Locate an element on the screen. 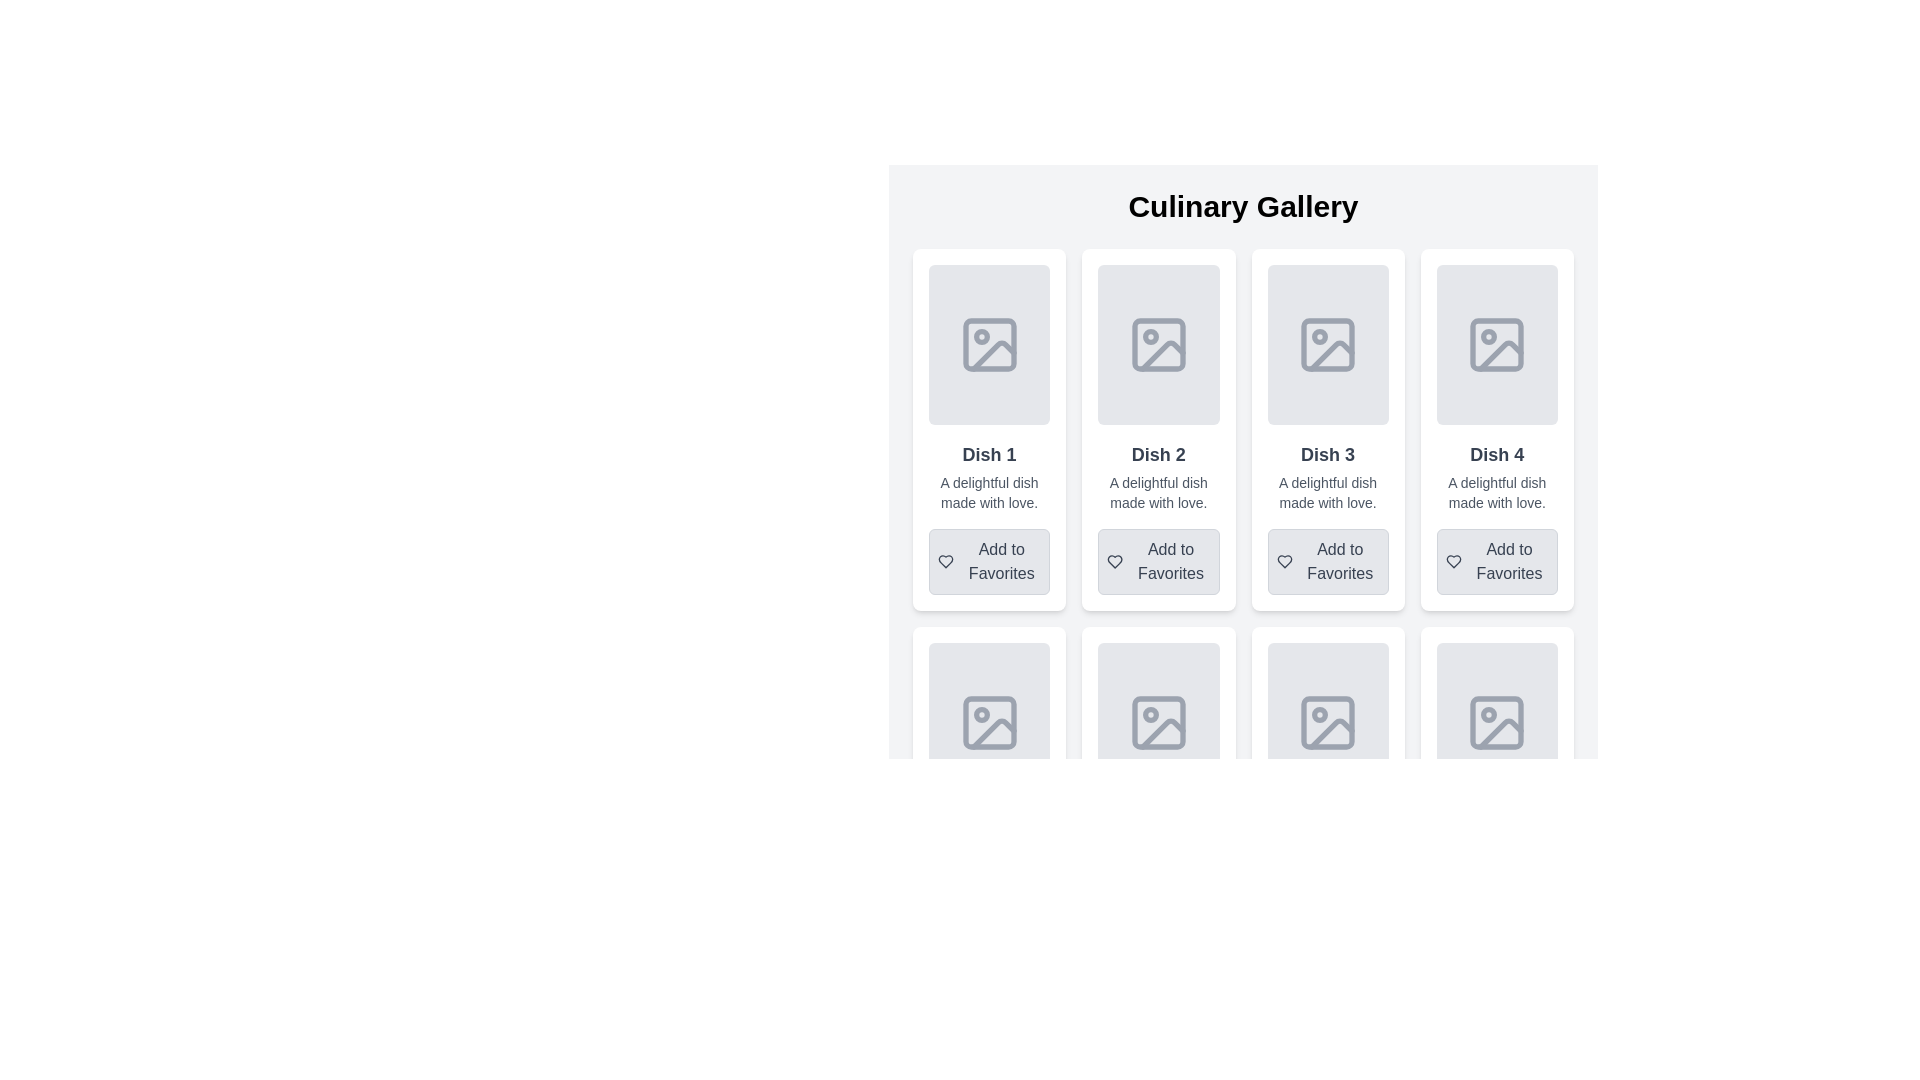 The image size is (1920, 1080). the image placeholder icon located in the first column of the second row under the 'Culinary Gallery' section, which features a framed rectangle with a circle and slanted line inside is located at coordinates (989, 722).